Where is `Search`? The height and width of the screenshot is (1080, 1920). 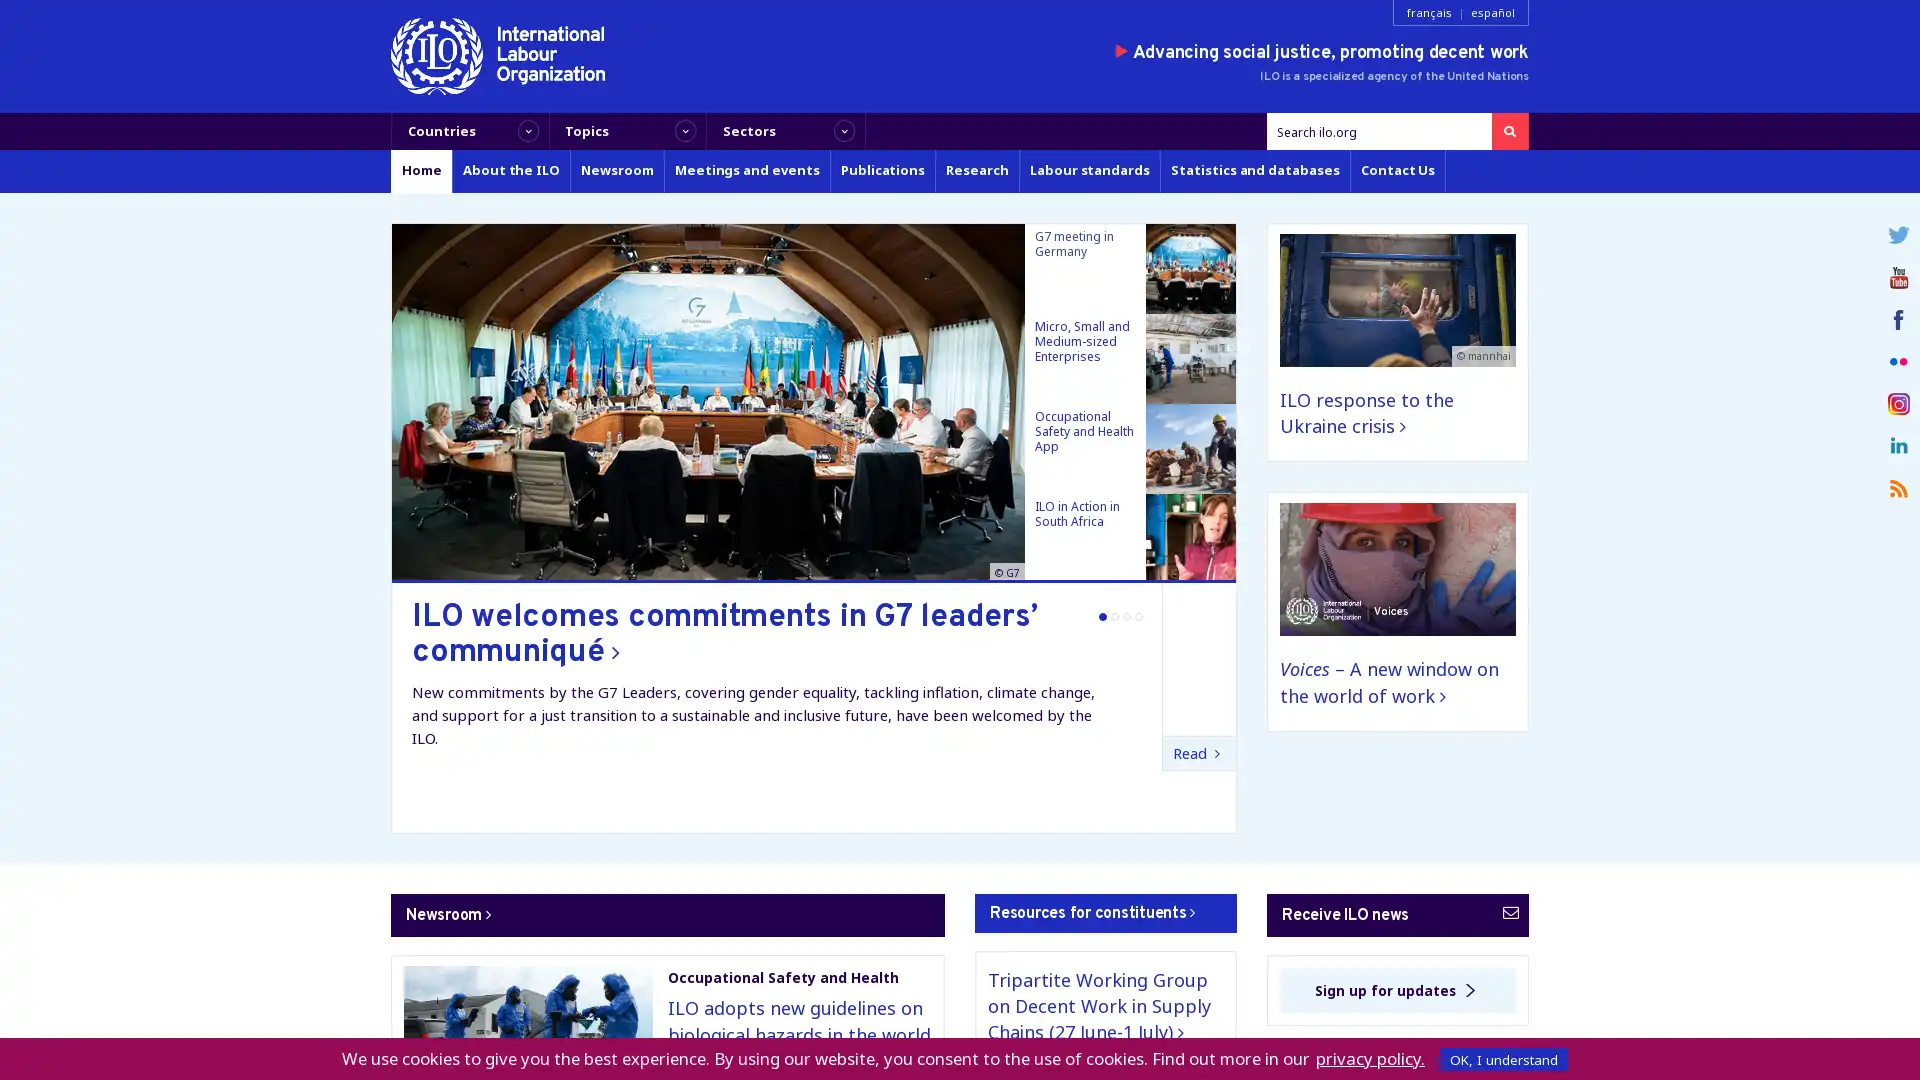 Search is located at coordinates (1509, 131).